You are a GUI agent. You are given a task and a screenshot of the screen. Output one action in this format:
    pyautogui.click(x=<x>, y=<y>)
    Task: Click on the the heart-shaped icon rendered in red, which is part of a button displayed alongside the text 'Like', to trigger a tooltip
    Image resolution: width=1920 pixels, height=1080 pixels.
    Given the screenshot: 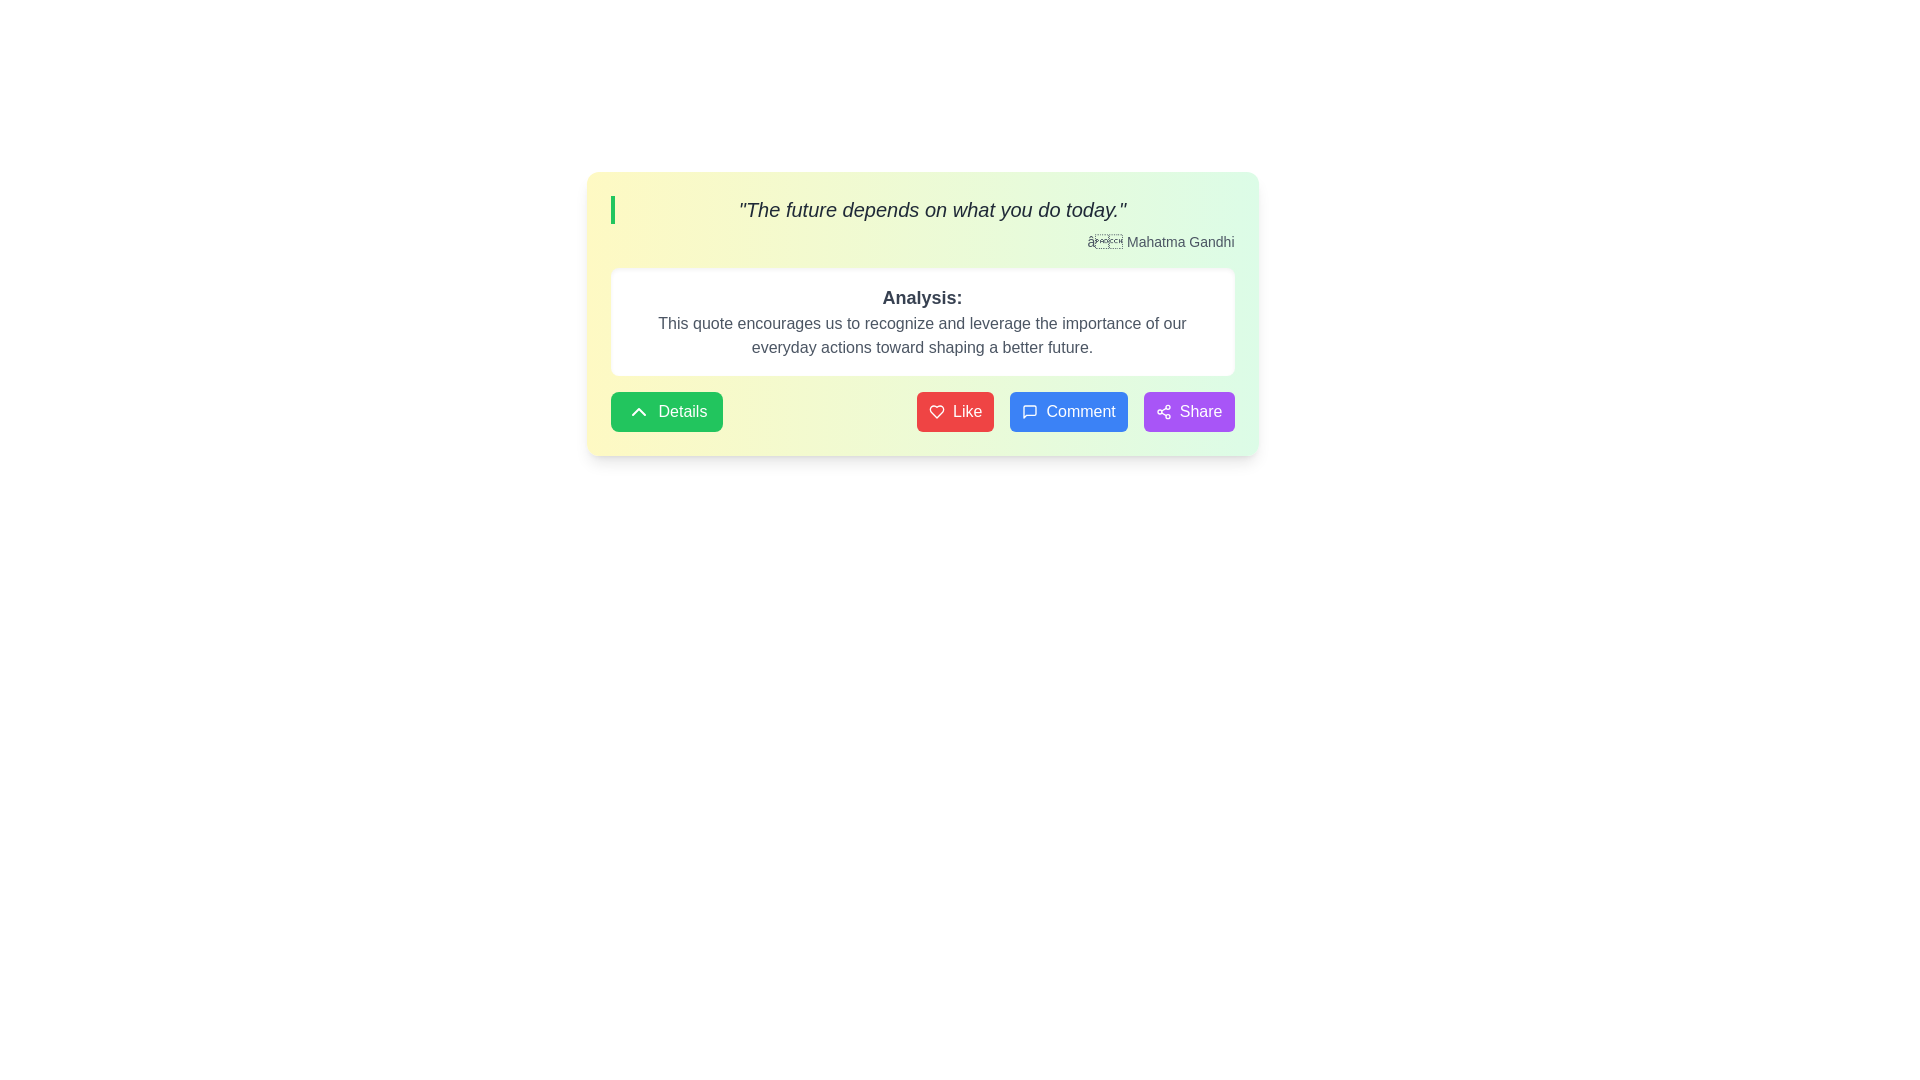 What is the action you would take?
    pyautogui.click(x=936, y=411)
    